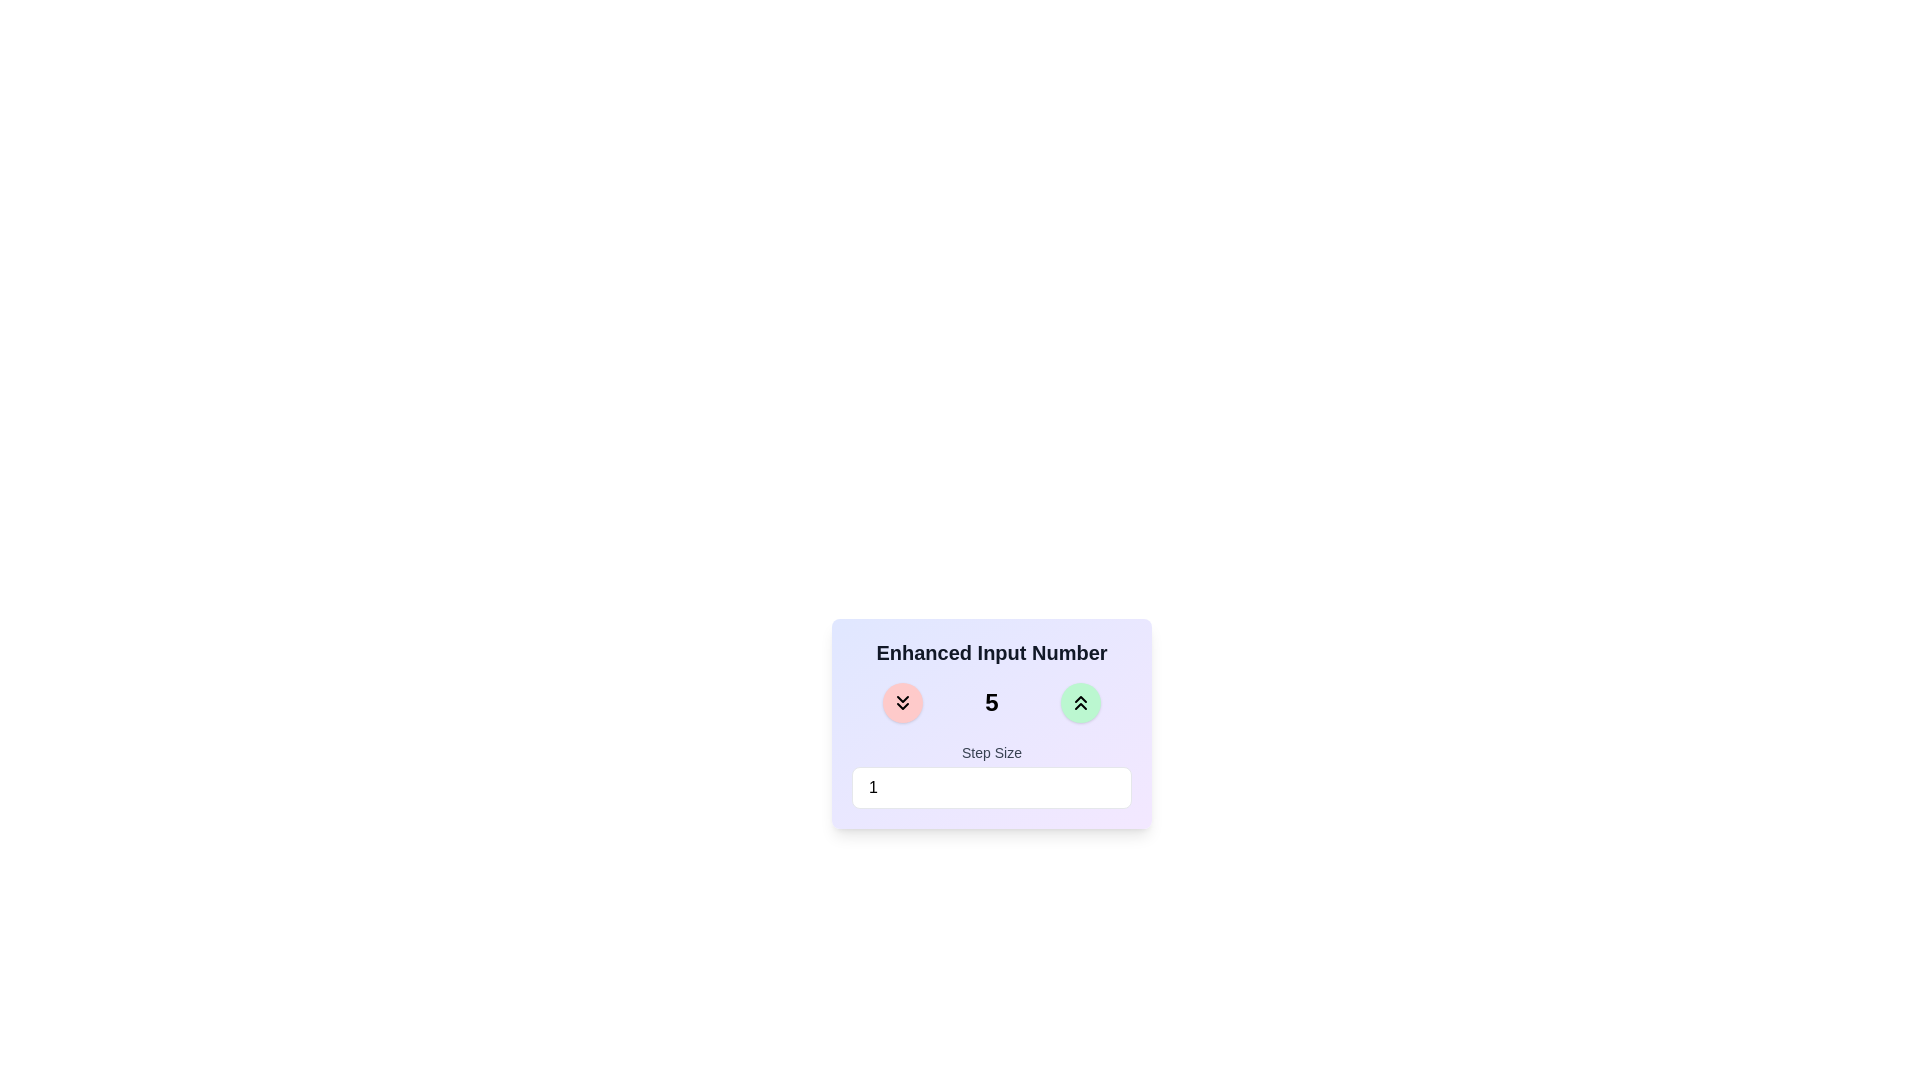 The width and height of the screenshot is (1920, 1080). Describe the element at coordinates (1079, 701) in the screenshot. I see `the Increment Button, which features a double-chevron upward icon within a circular button at the top-right corner of the numeric input interface` at that location.